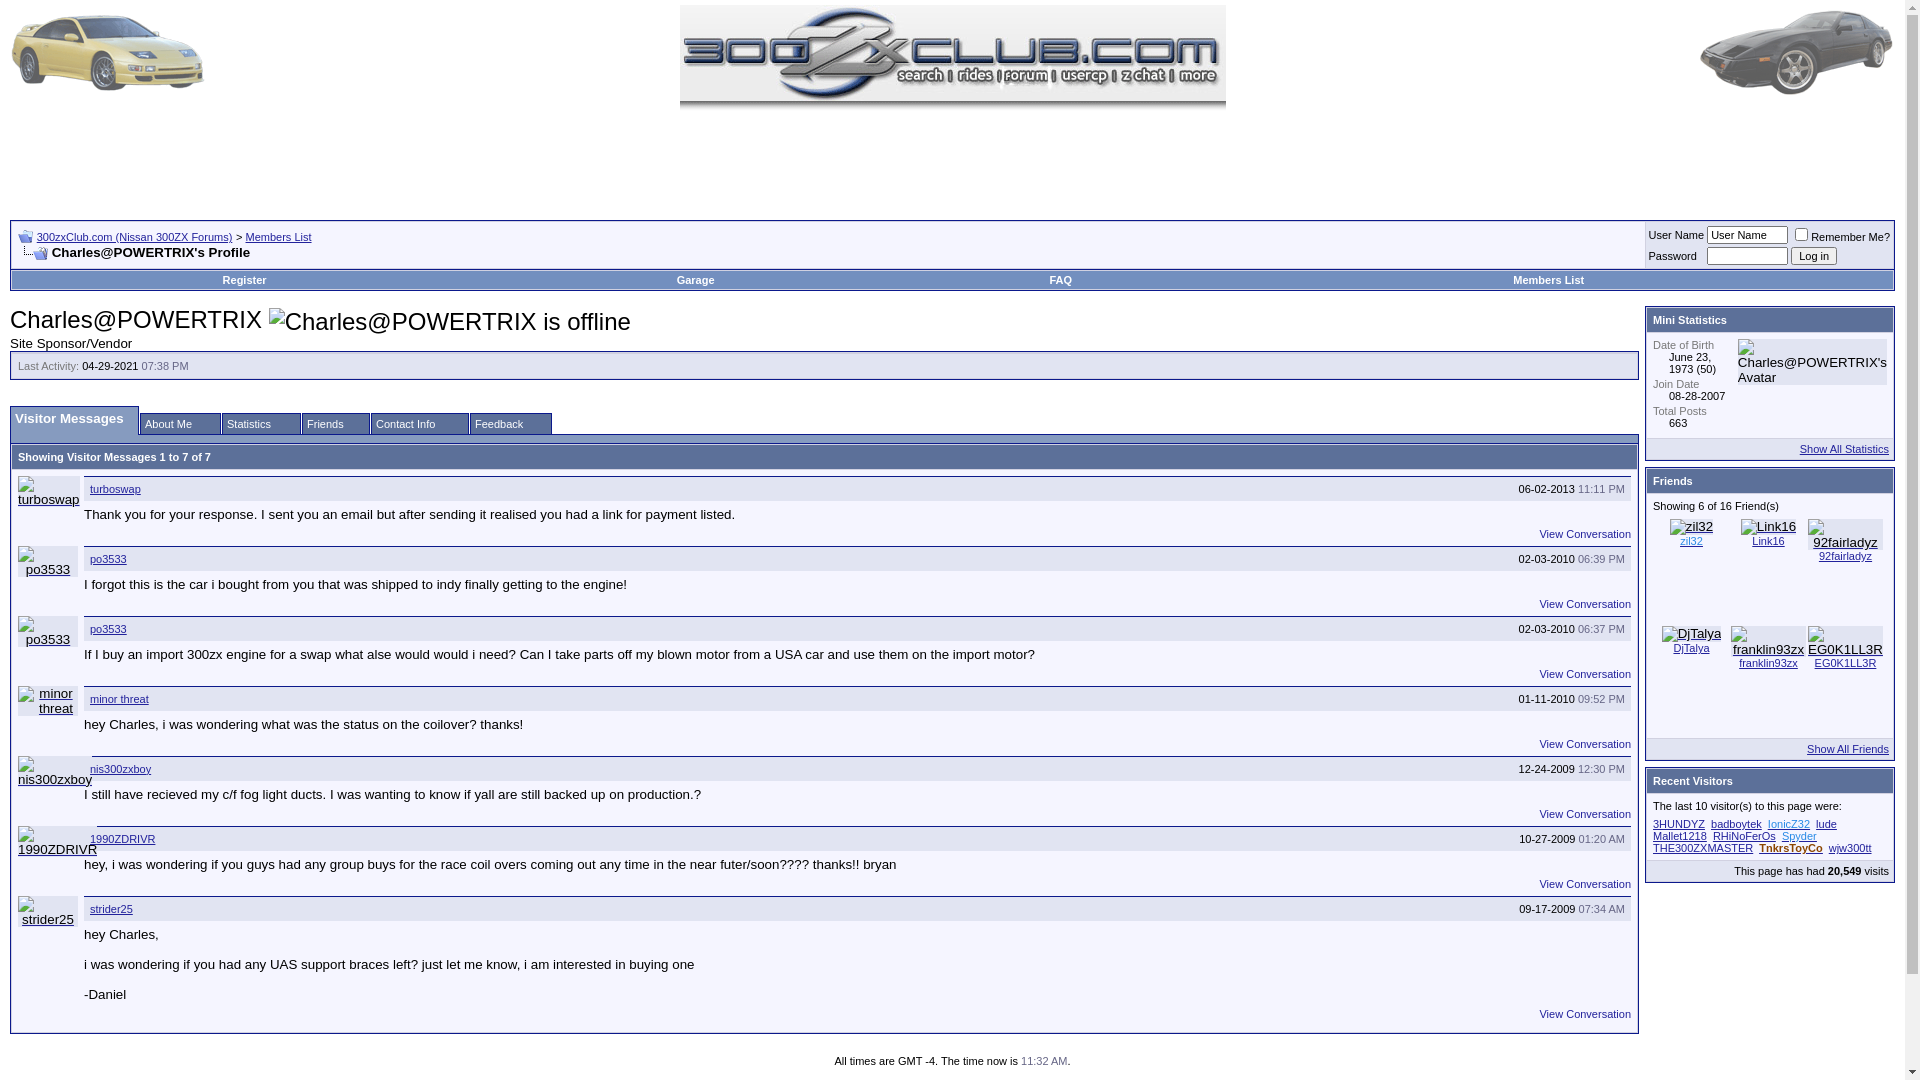  Describe the element at coordinates (1690, 526) in the screenshot. I see `'zil32'` at that location.